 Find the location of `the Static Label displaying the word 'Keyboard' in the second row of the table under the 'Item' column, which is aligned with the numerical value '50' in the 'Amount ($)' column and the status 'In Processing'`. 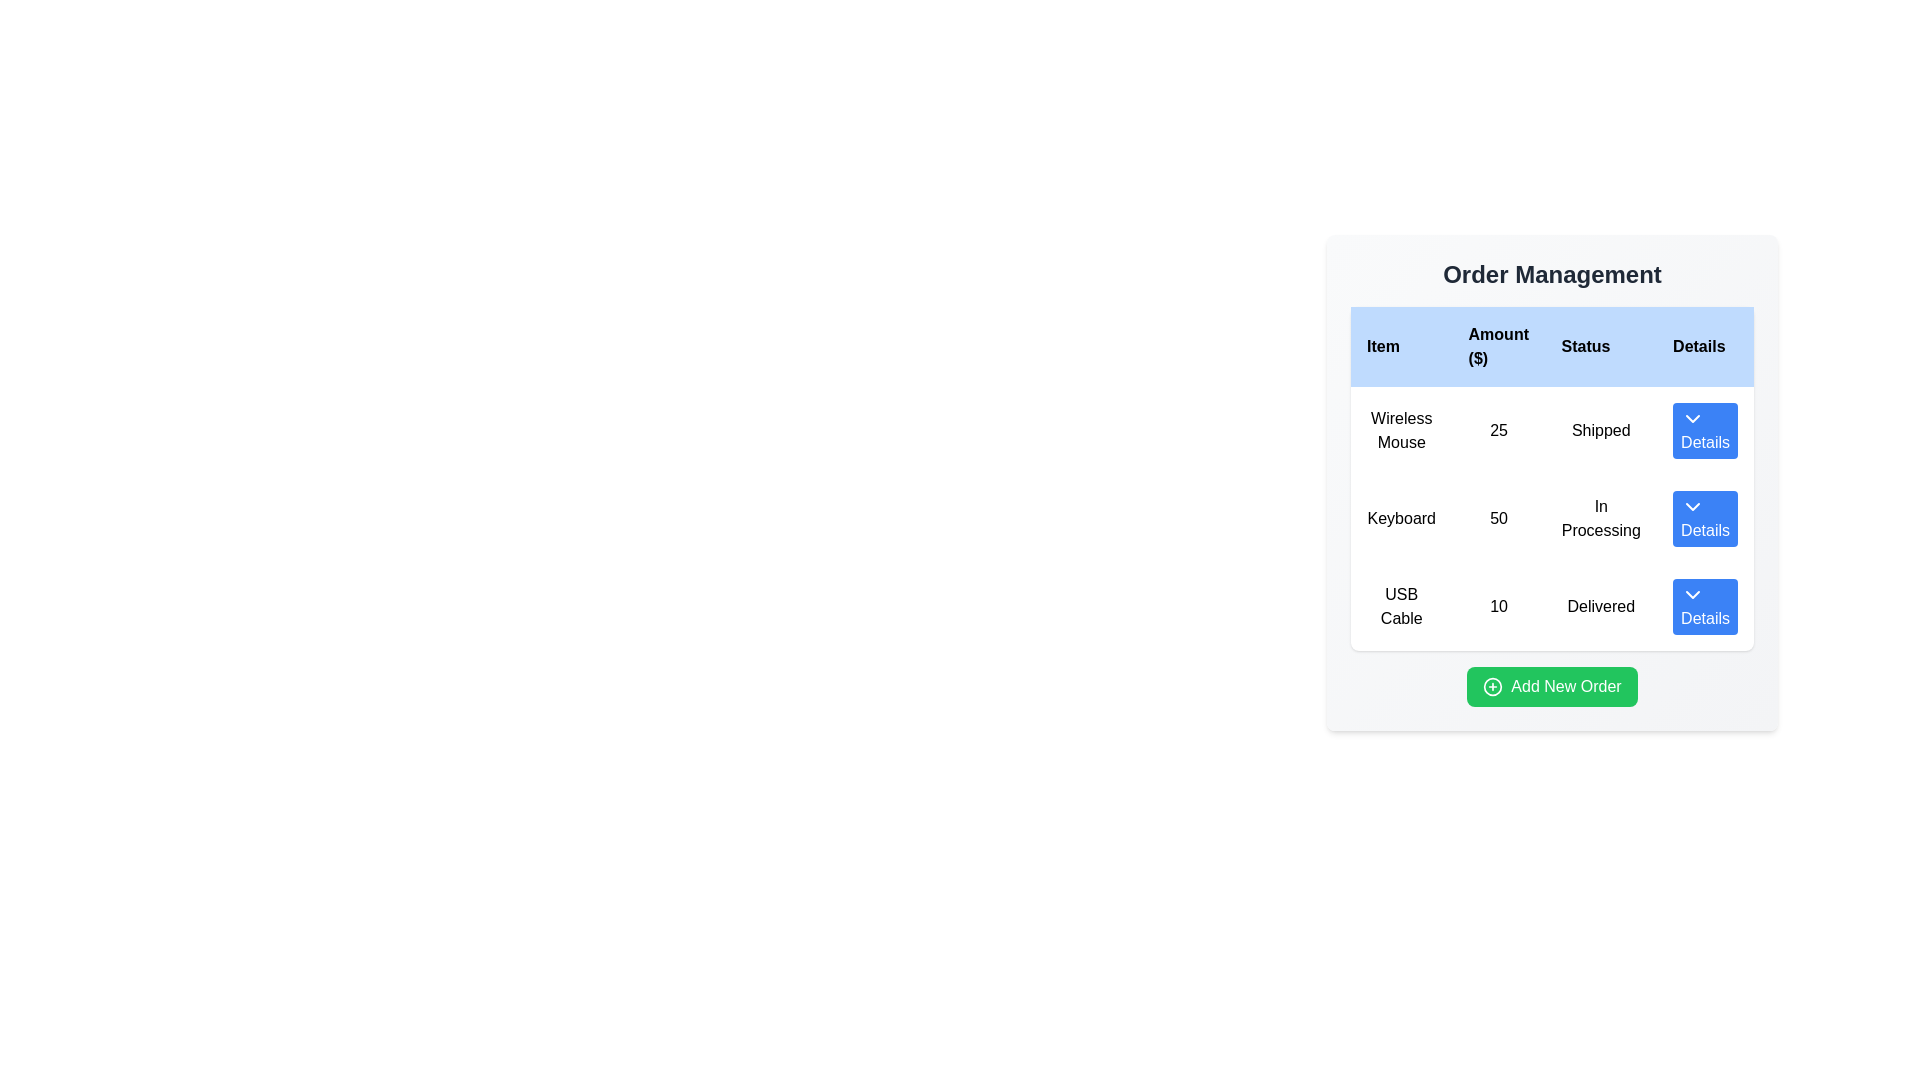

the Static Label displaying the word 'Keyboard' in the second row of the table under the 'Item' column, which is aligned with the numerical value '50' in the 'Amount ($)' column and the status 'In Processing' is located at coordinates (1400, 518).